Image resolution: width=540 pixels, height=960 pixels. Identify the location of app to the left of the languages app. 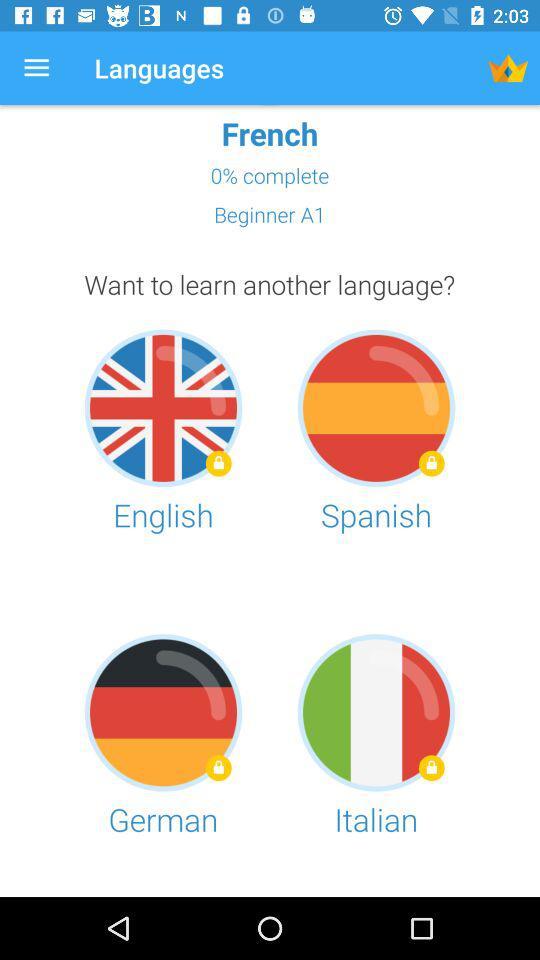
(36, 68).